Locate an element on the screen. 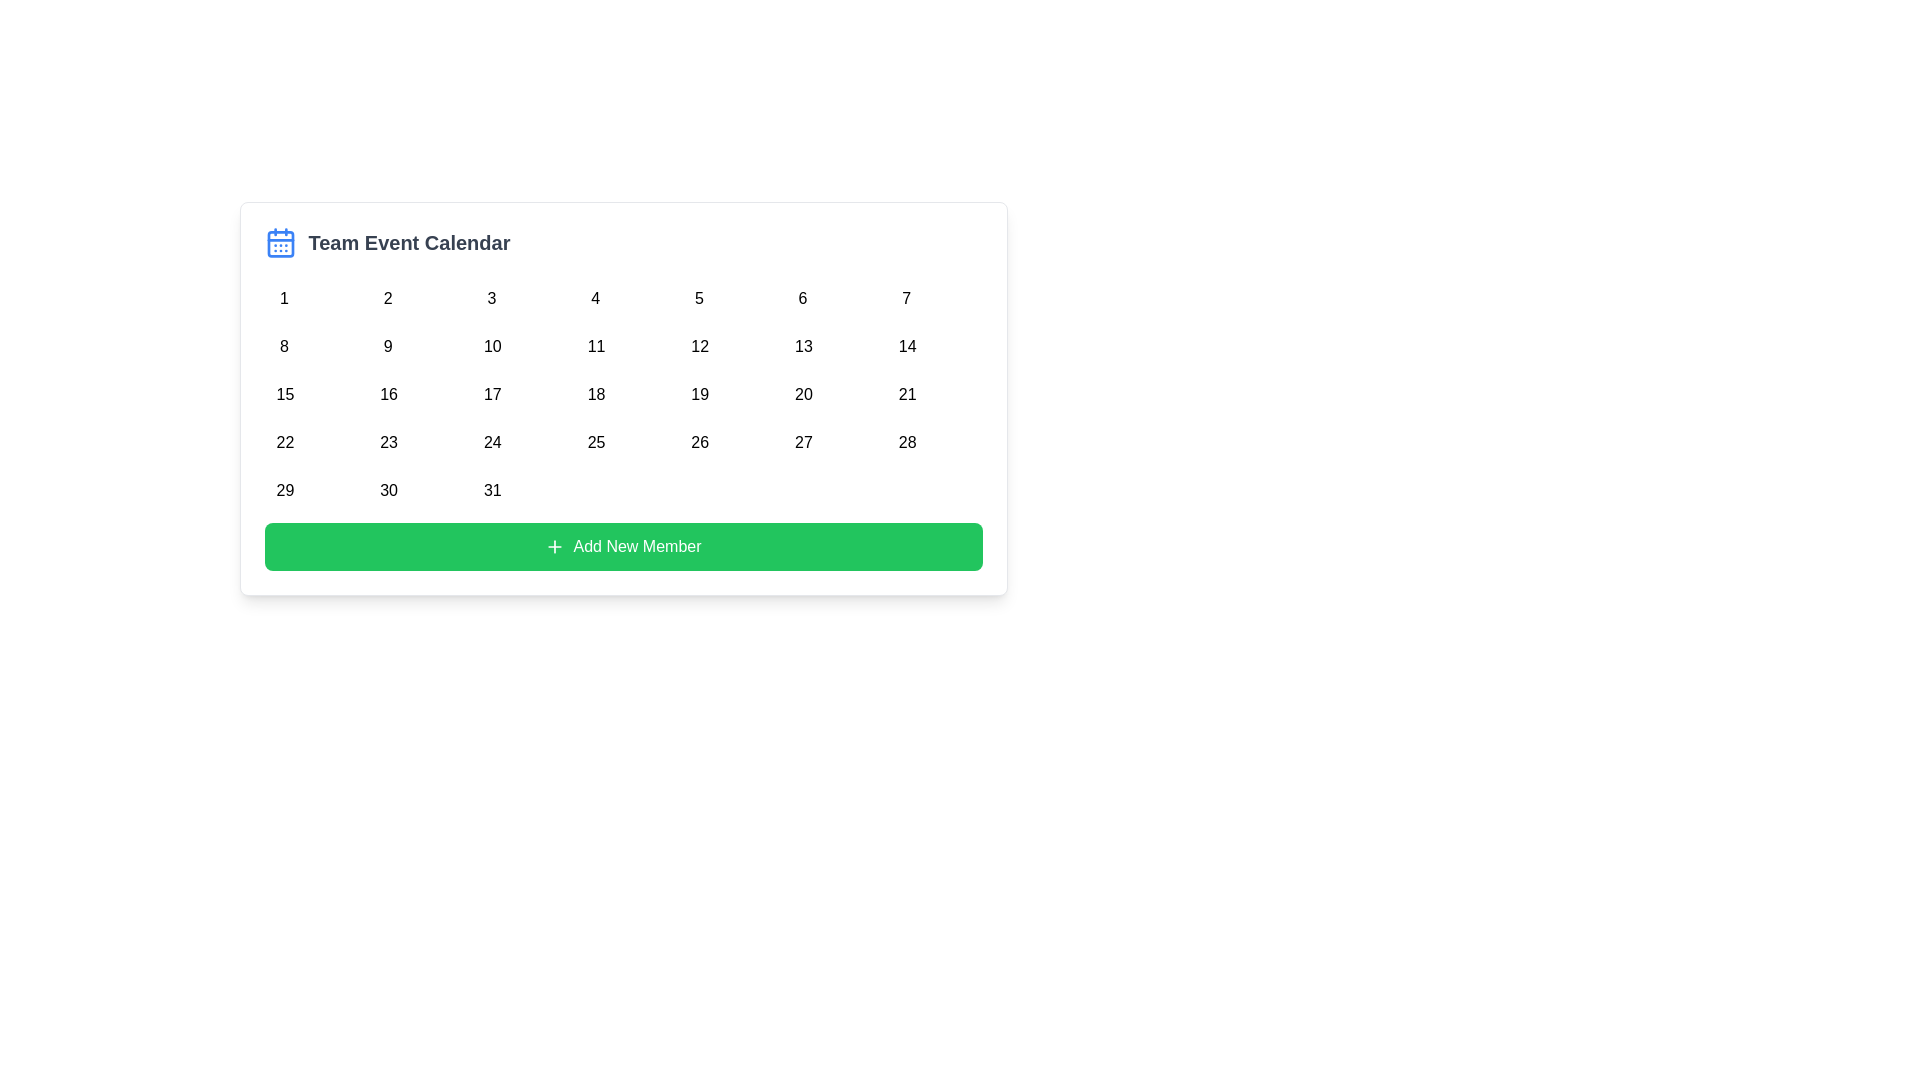 Image resolution: width=1920 pixels, height=1080 pixels. the clickable date button for the date '28' in the last row, fourth column of the calendar grid is located at coordinates (905, 438).